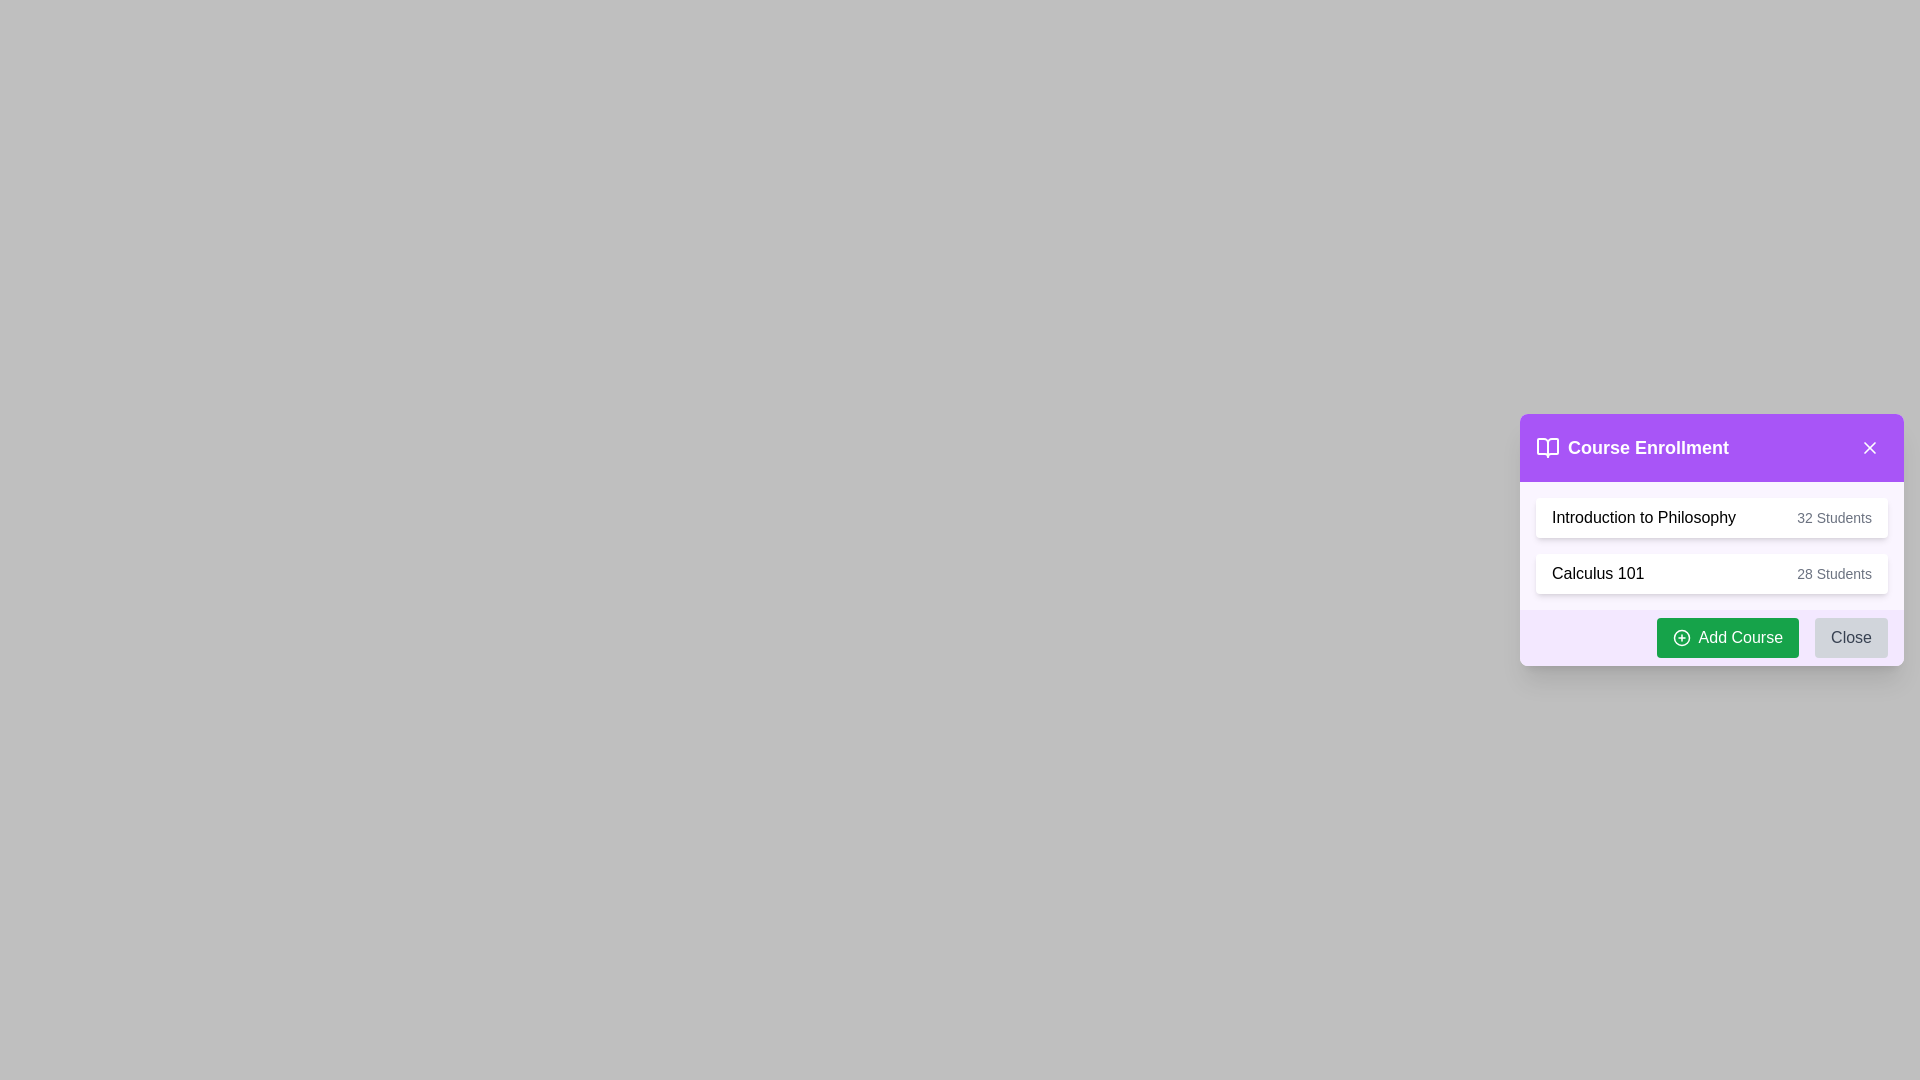 Image resolution: width=1920 pixels, height=1080 pixels. What do you see at coordinates (1711, 446) in the screenshot?
I see `title text from the header with a purple background that says 'Course Enrollment'` at bounding box center [1711, 446].